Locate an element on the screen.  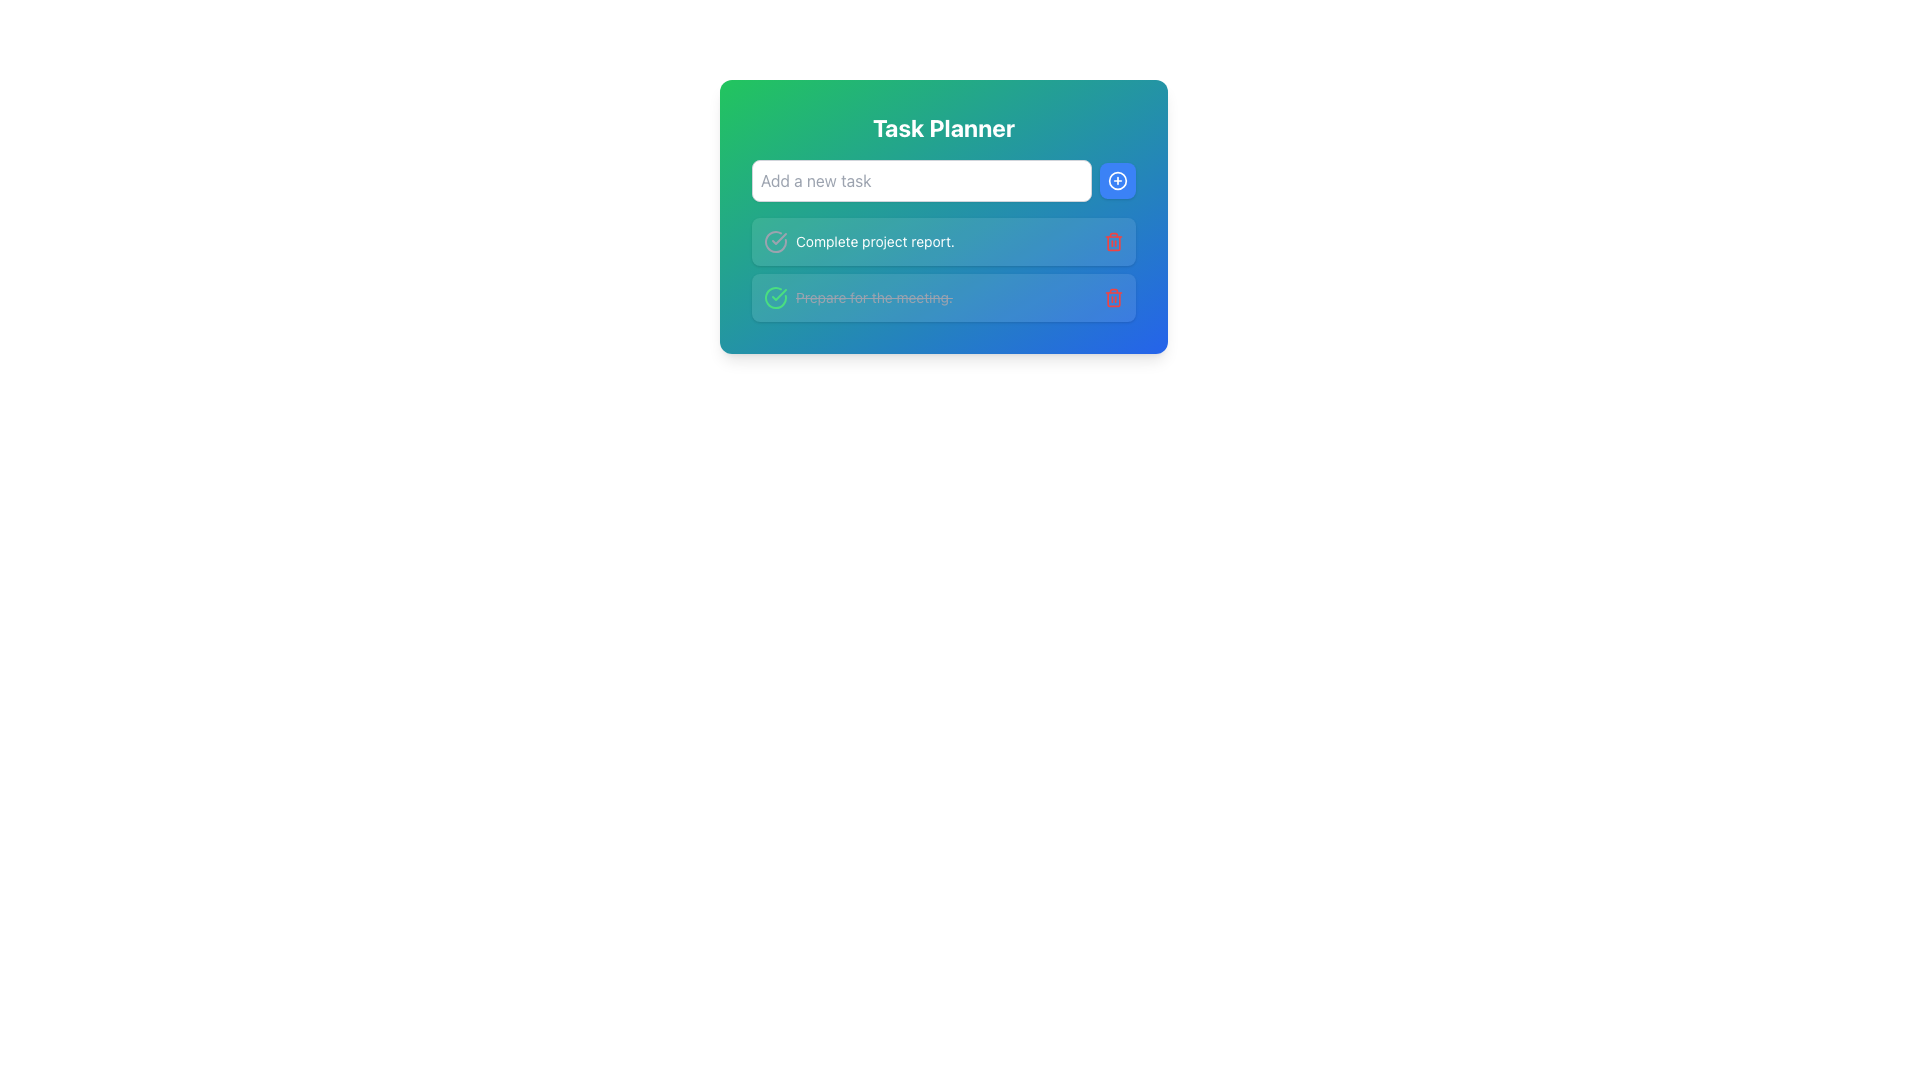
the add item icon located in the top-right corner of the blue rounded rectangle on the task planning panel is located at coordinates (1117, 181).